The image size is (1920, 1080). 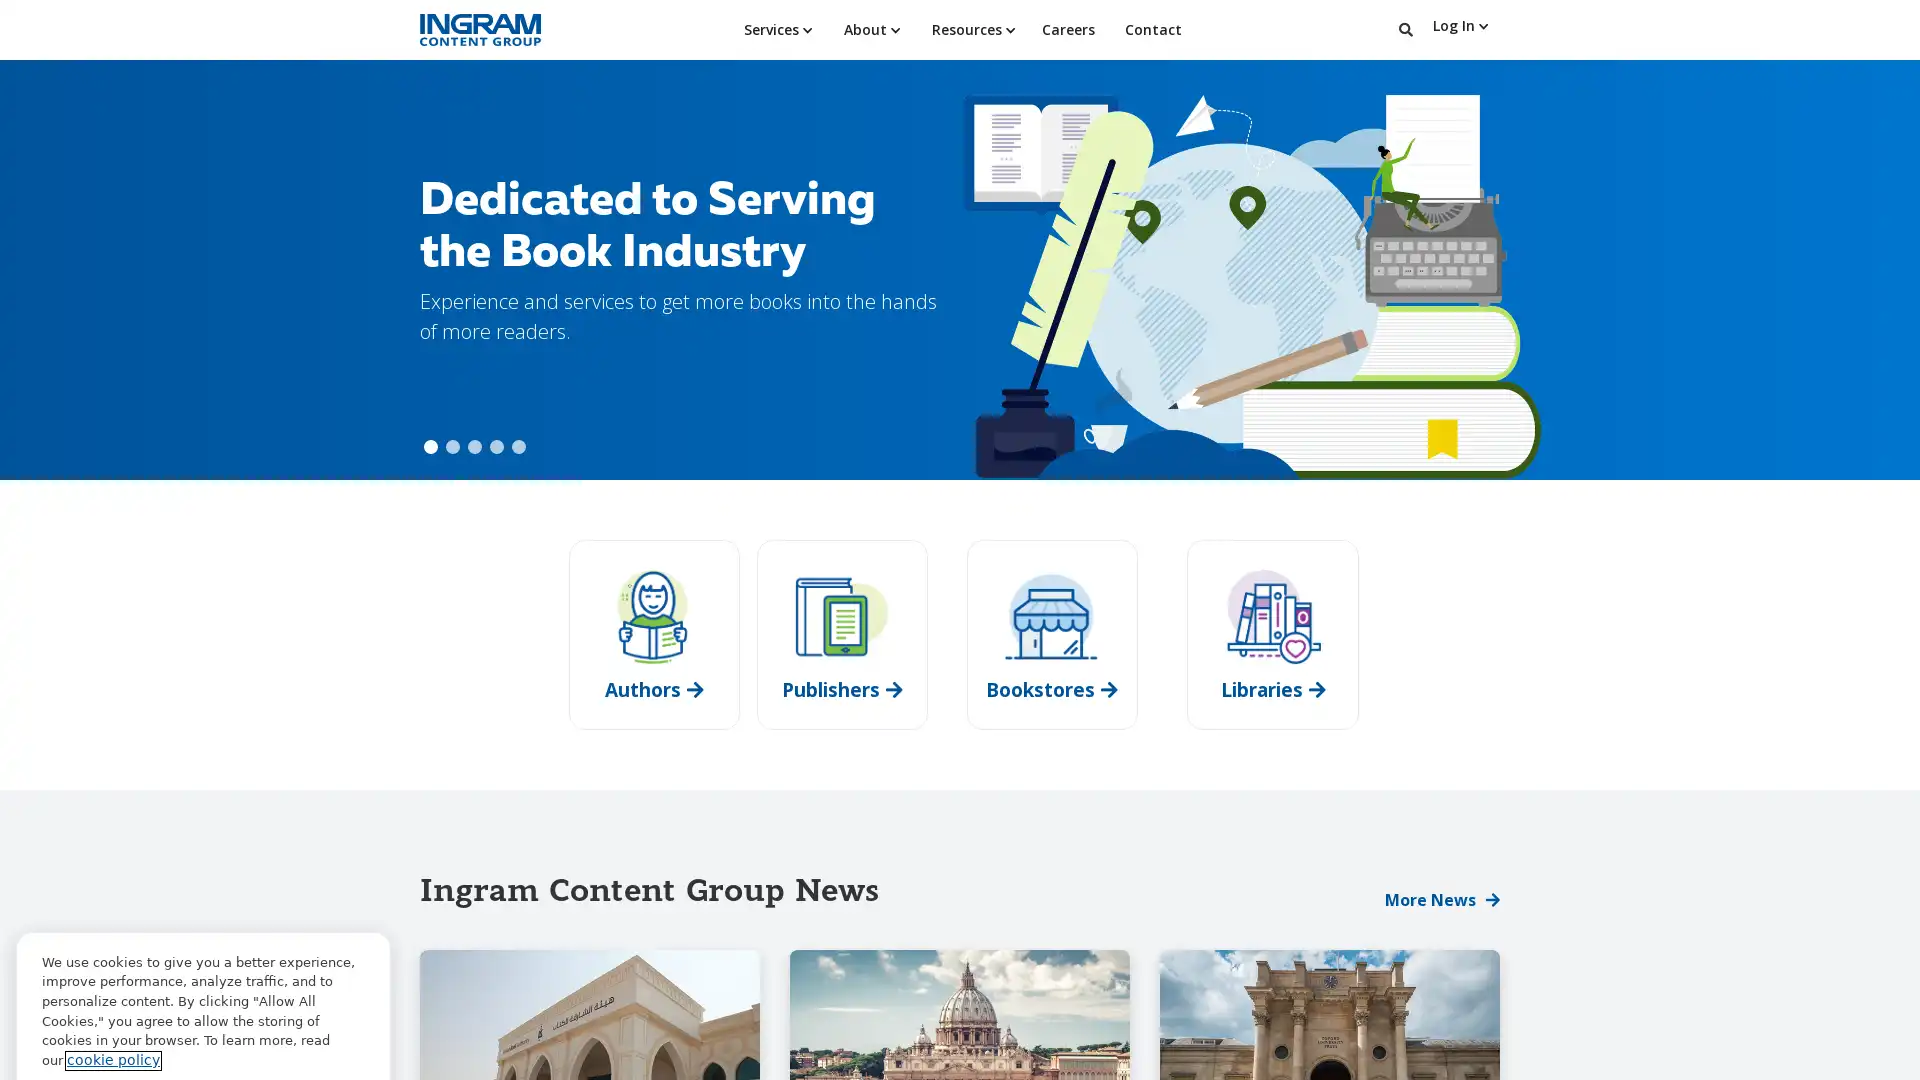 I want to click on Show slide 4 of 5, so click(x=497, y=445).